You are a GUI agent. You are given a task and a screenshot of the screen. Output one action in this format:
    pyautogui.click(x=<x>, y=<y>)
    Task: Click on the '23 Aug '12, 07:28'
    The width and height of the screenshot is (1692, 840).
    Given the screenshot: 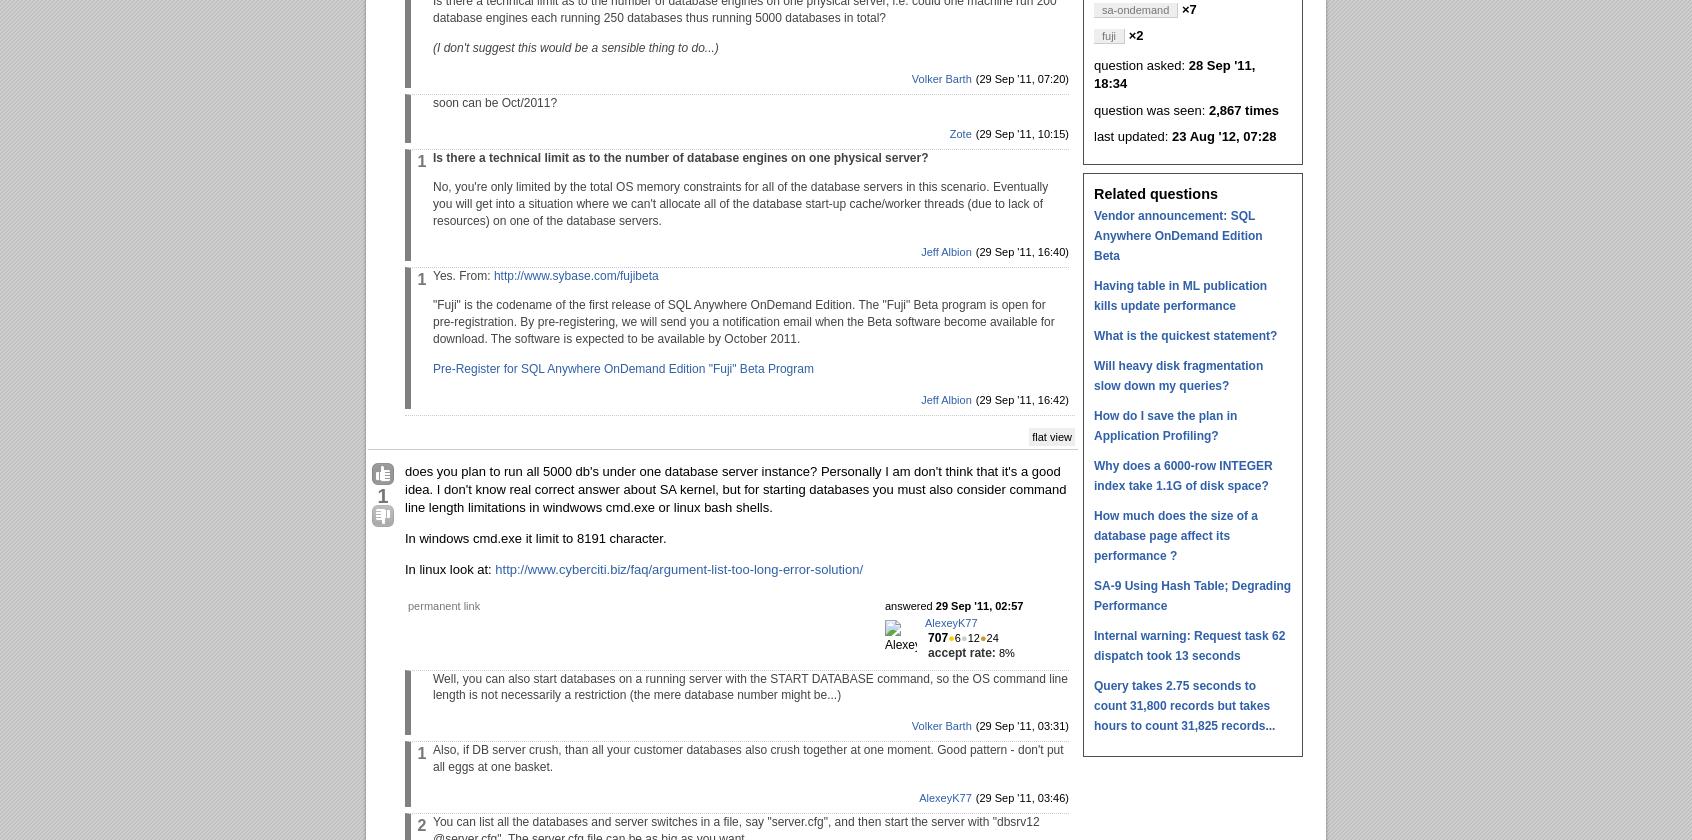 What is the action you would take?
    pyautogui.click(x=1223, y=135)
    